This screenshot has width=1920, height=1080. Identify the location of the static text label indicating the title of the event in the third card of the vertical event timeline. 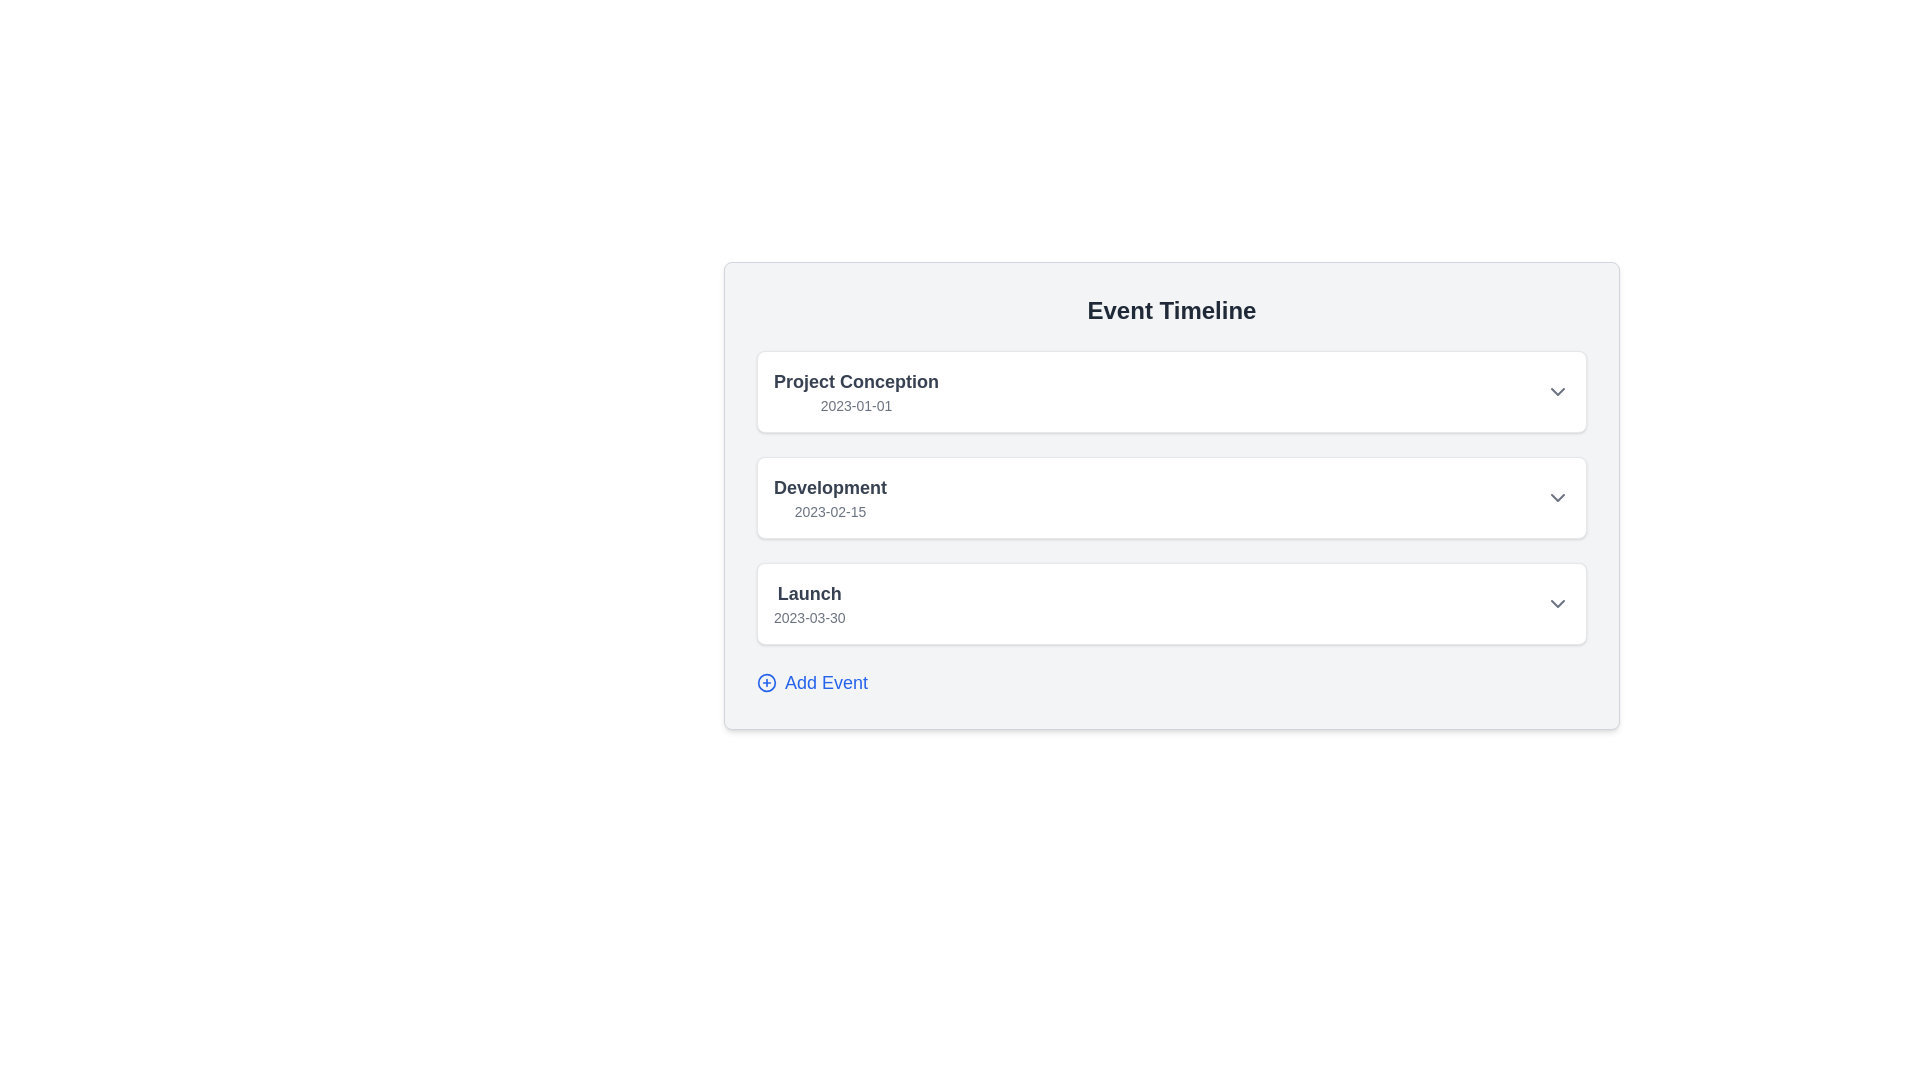
(809, 593).